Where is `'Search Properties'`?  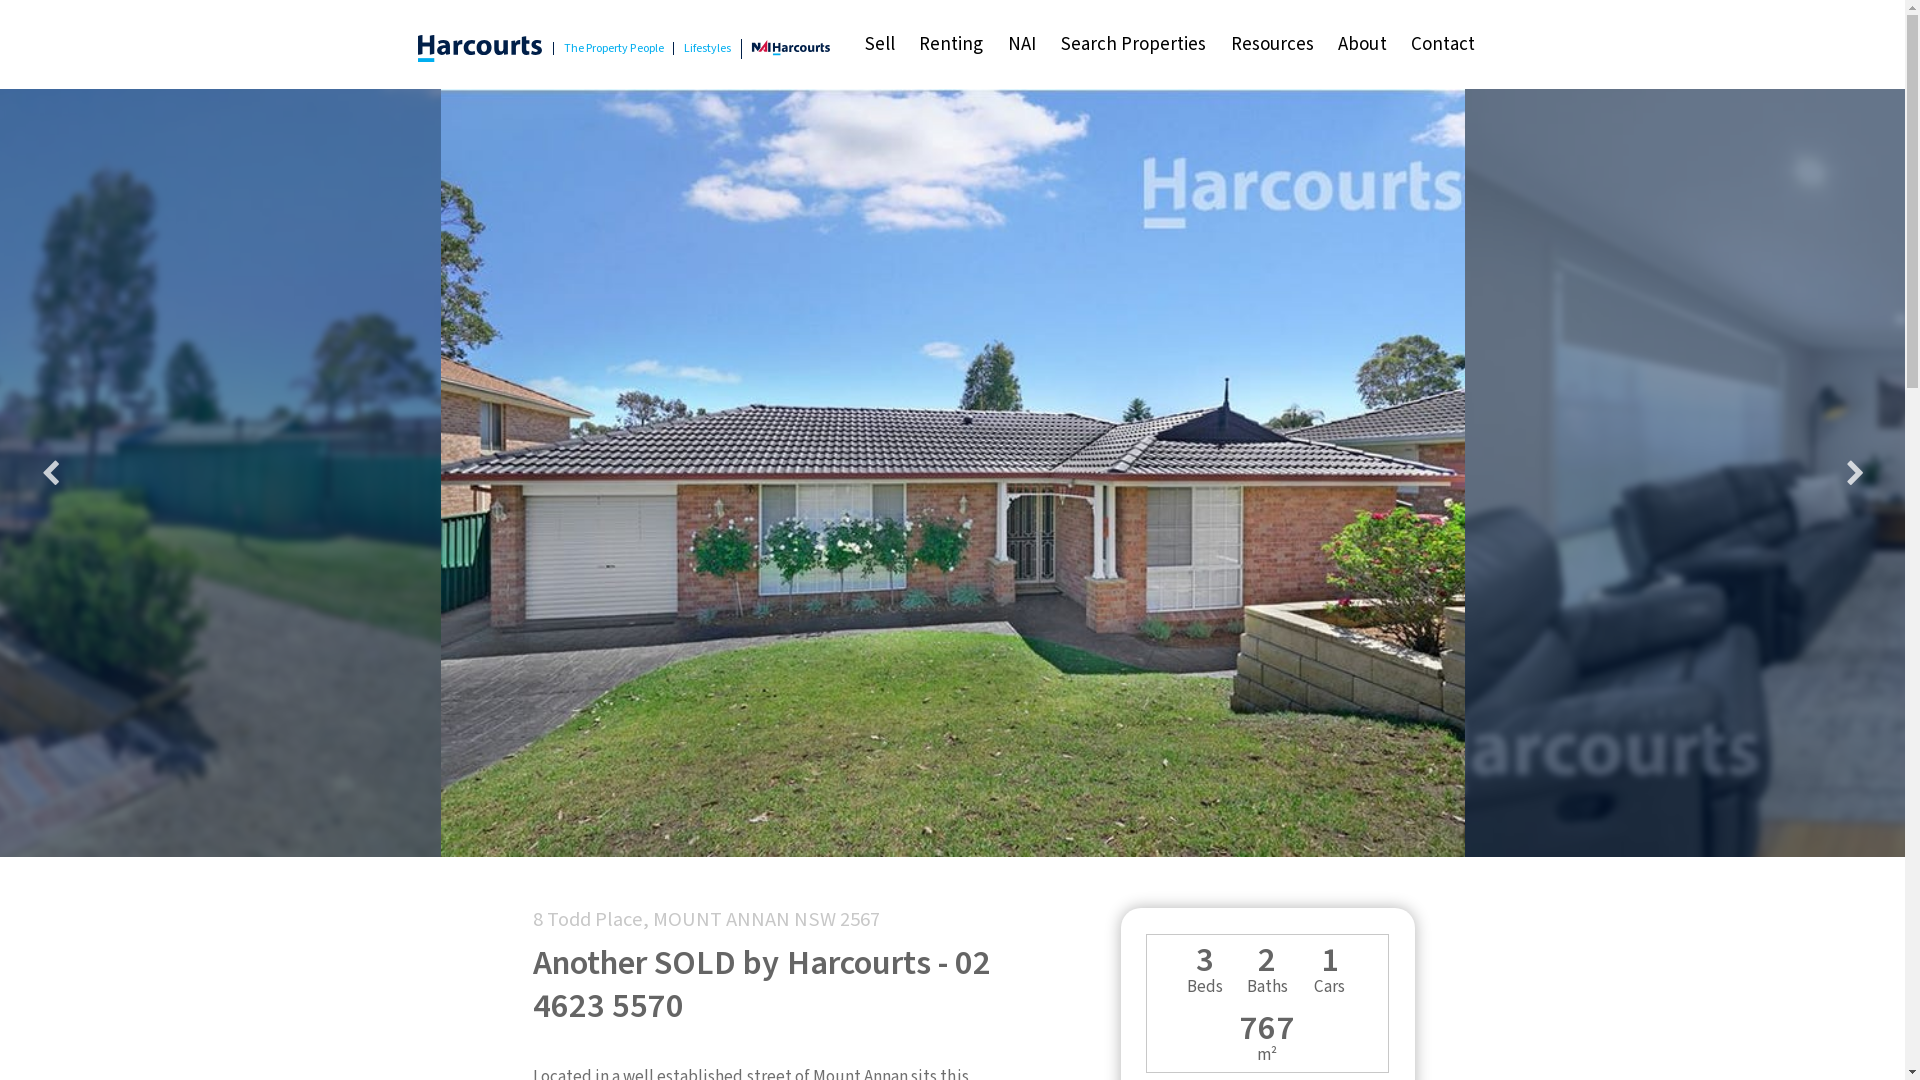
'Search Properties' is located at coordinates (1132, 45).